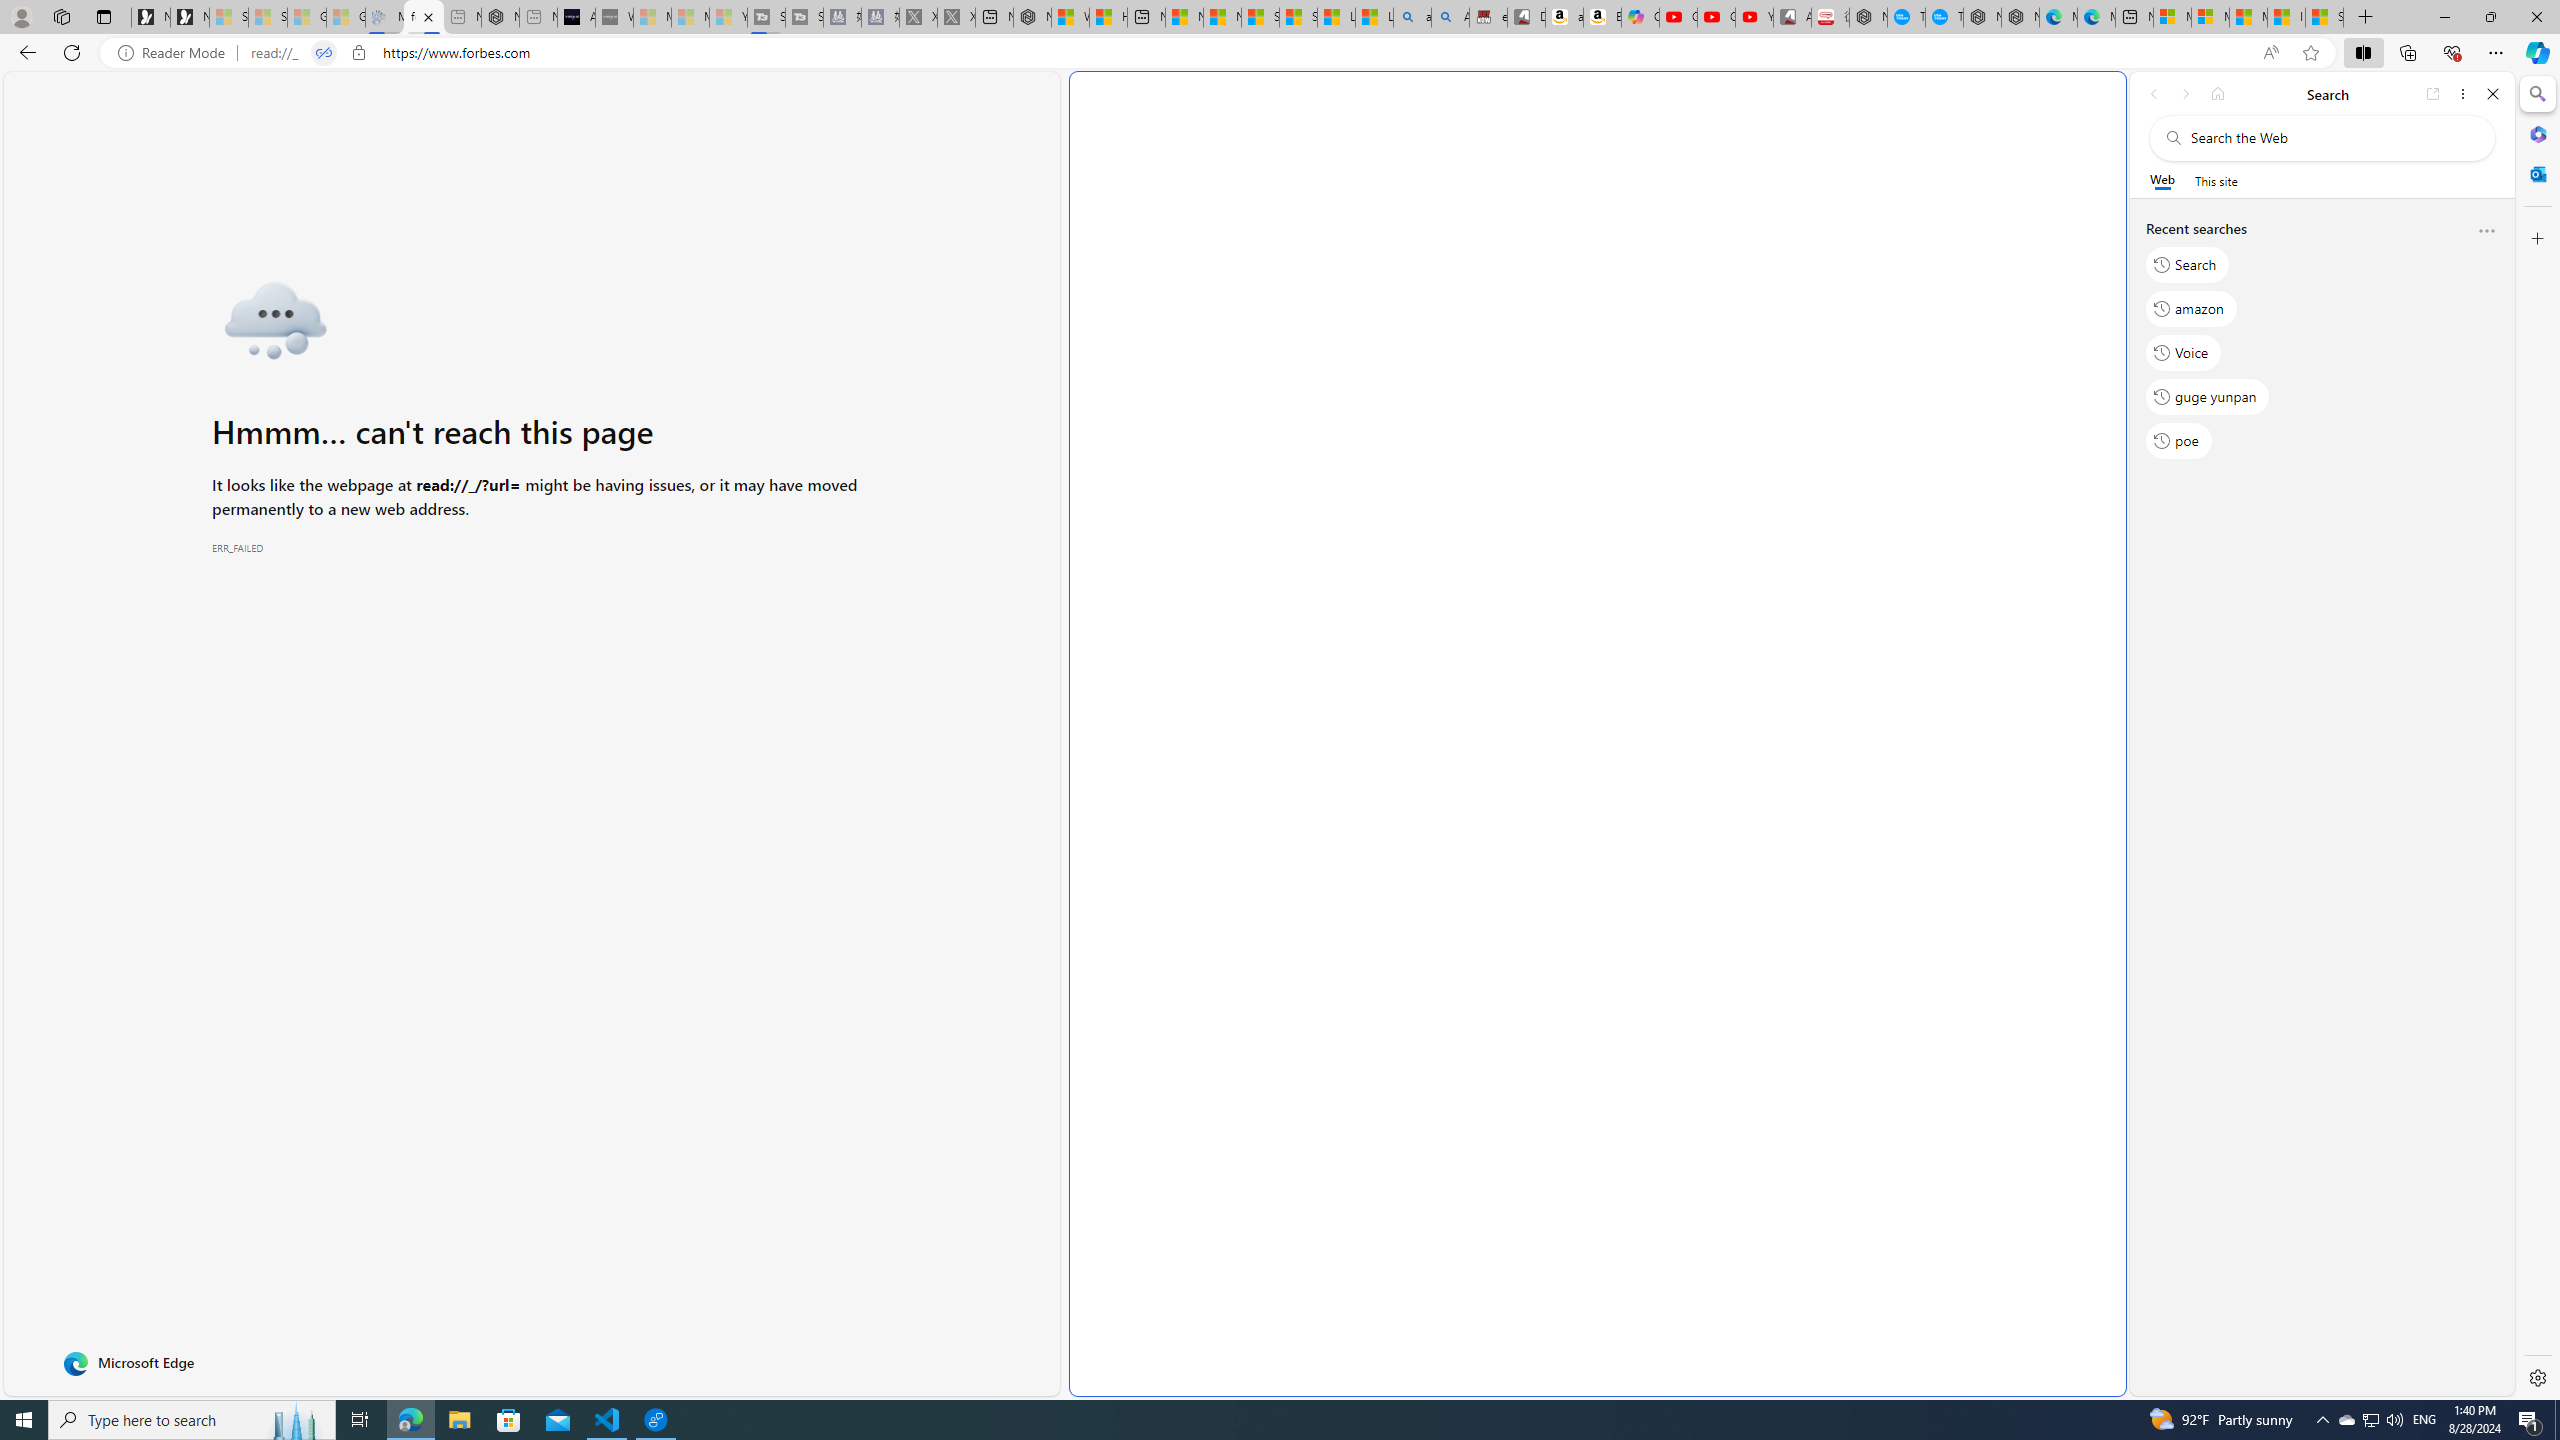 Image resolution: width=2560 pixels, height=1440 pixels. I want to click on 'amazon.in/dp/B0CX59H5W7/?tag=gsmcom05-21', so click(1564, 16).